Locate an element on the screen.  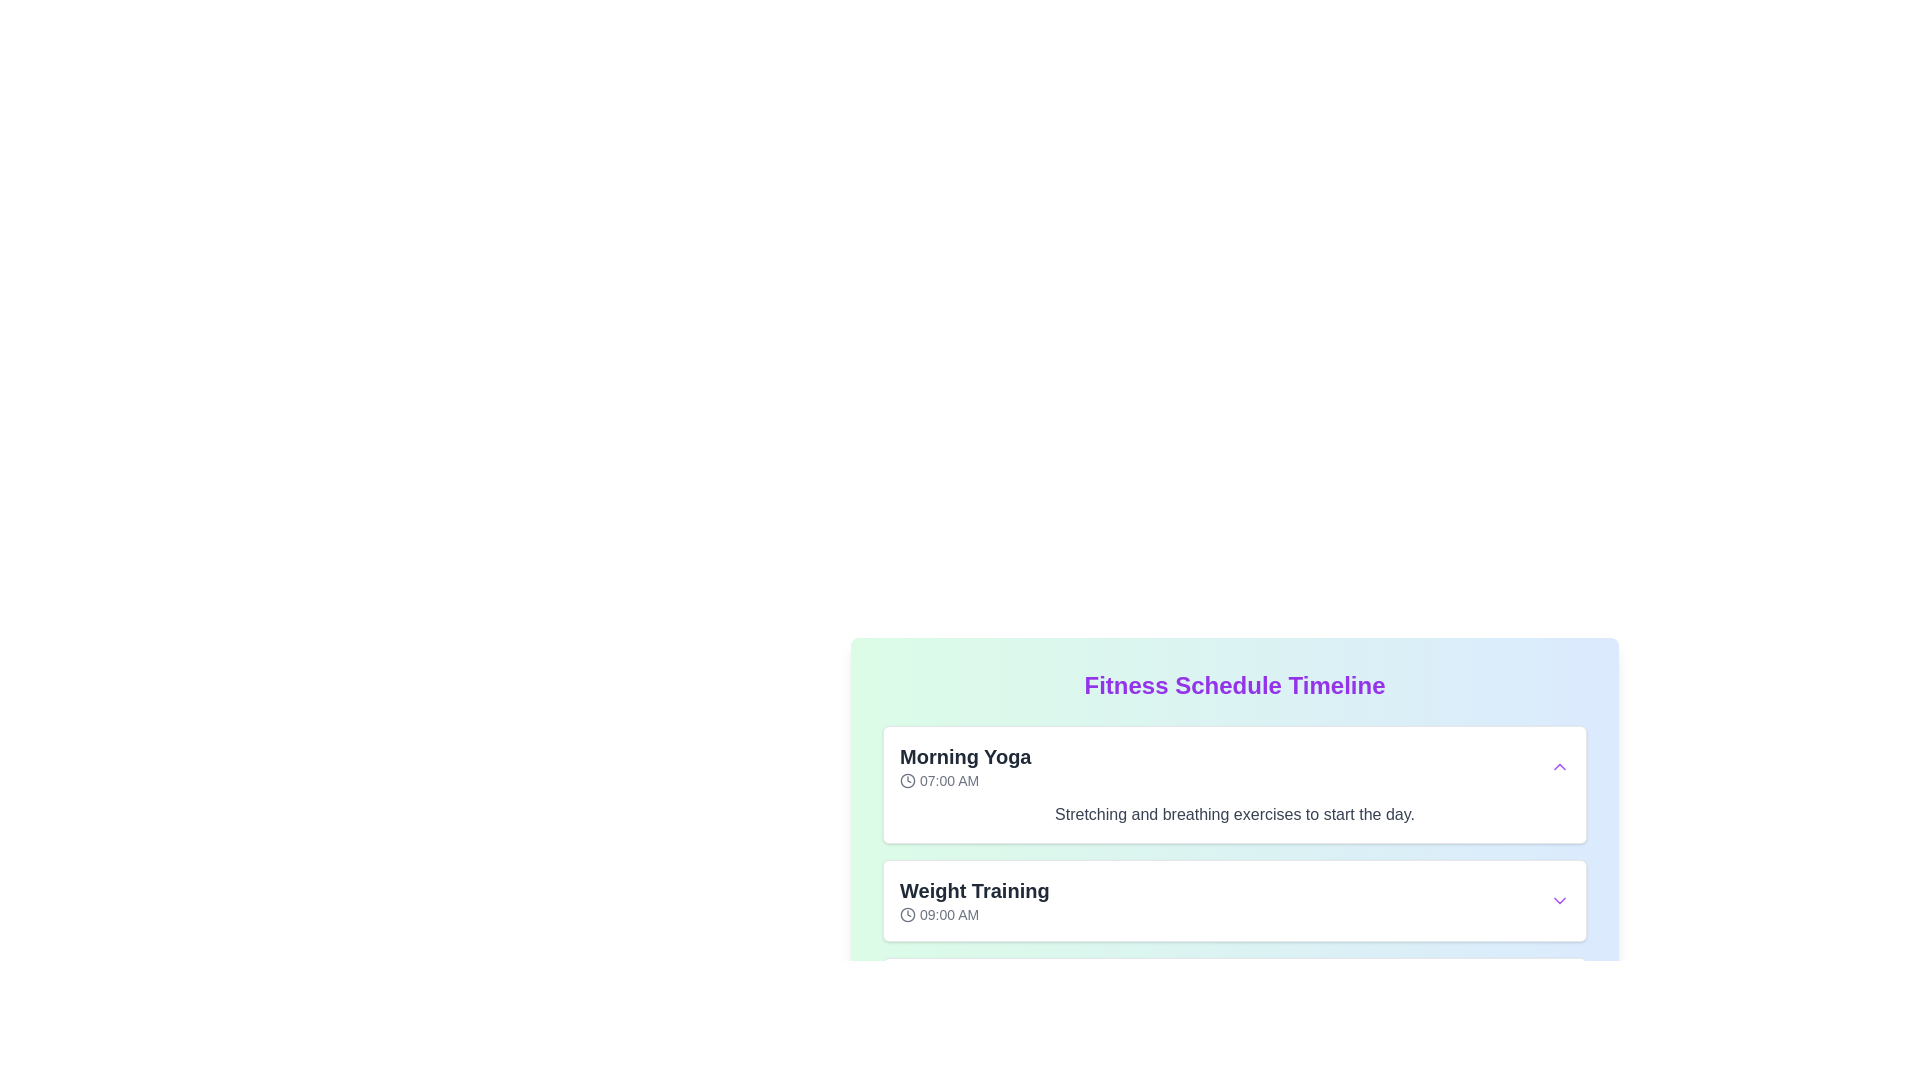
the circular clock icon within the 'Morning Yoga' schedule item, which has a minimalistic flat design and is located near the '07:00 AM' label is located at coordinates (906, 779).